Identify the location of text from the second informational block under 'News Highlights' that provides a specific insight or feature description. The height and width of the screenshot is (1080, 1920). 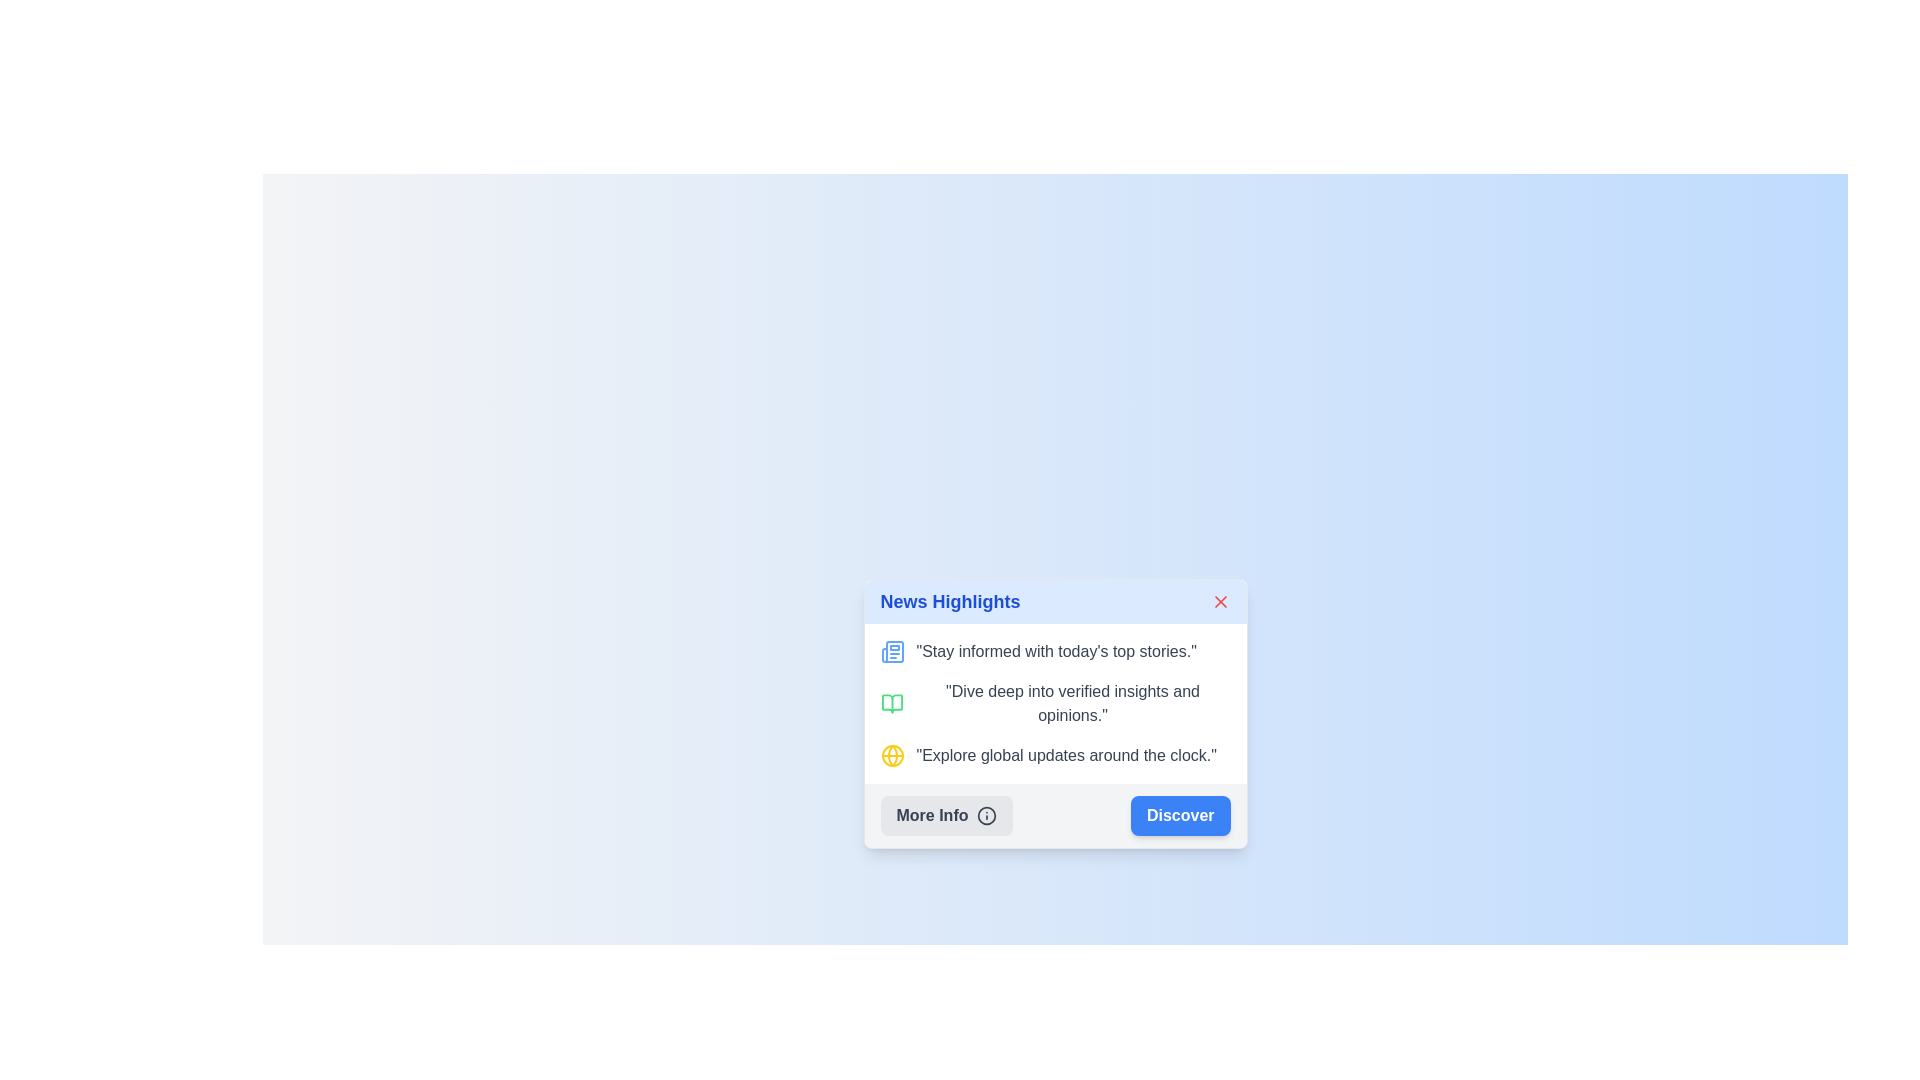
(1054, 703).